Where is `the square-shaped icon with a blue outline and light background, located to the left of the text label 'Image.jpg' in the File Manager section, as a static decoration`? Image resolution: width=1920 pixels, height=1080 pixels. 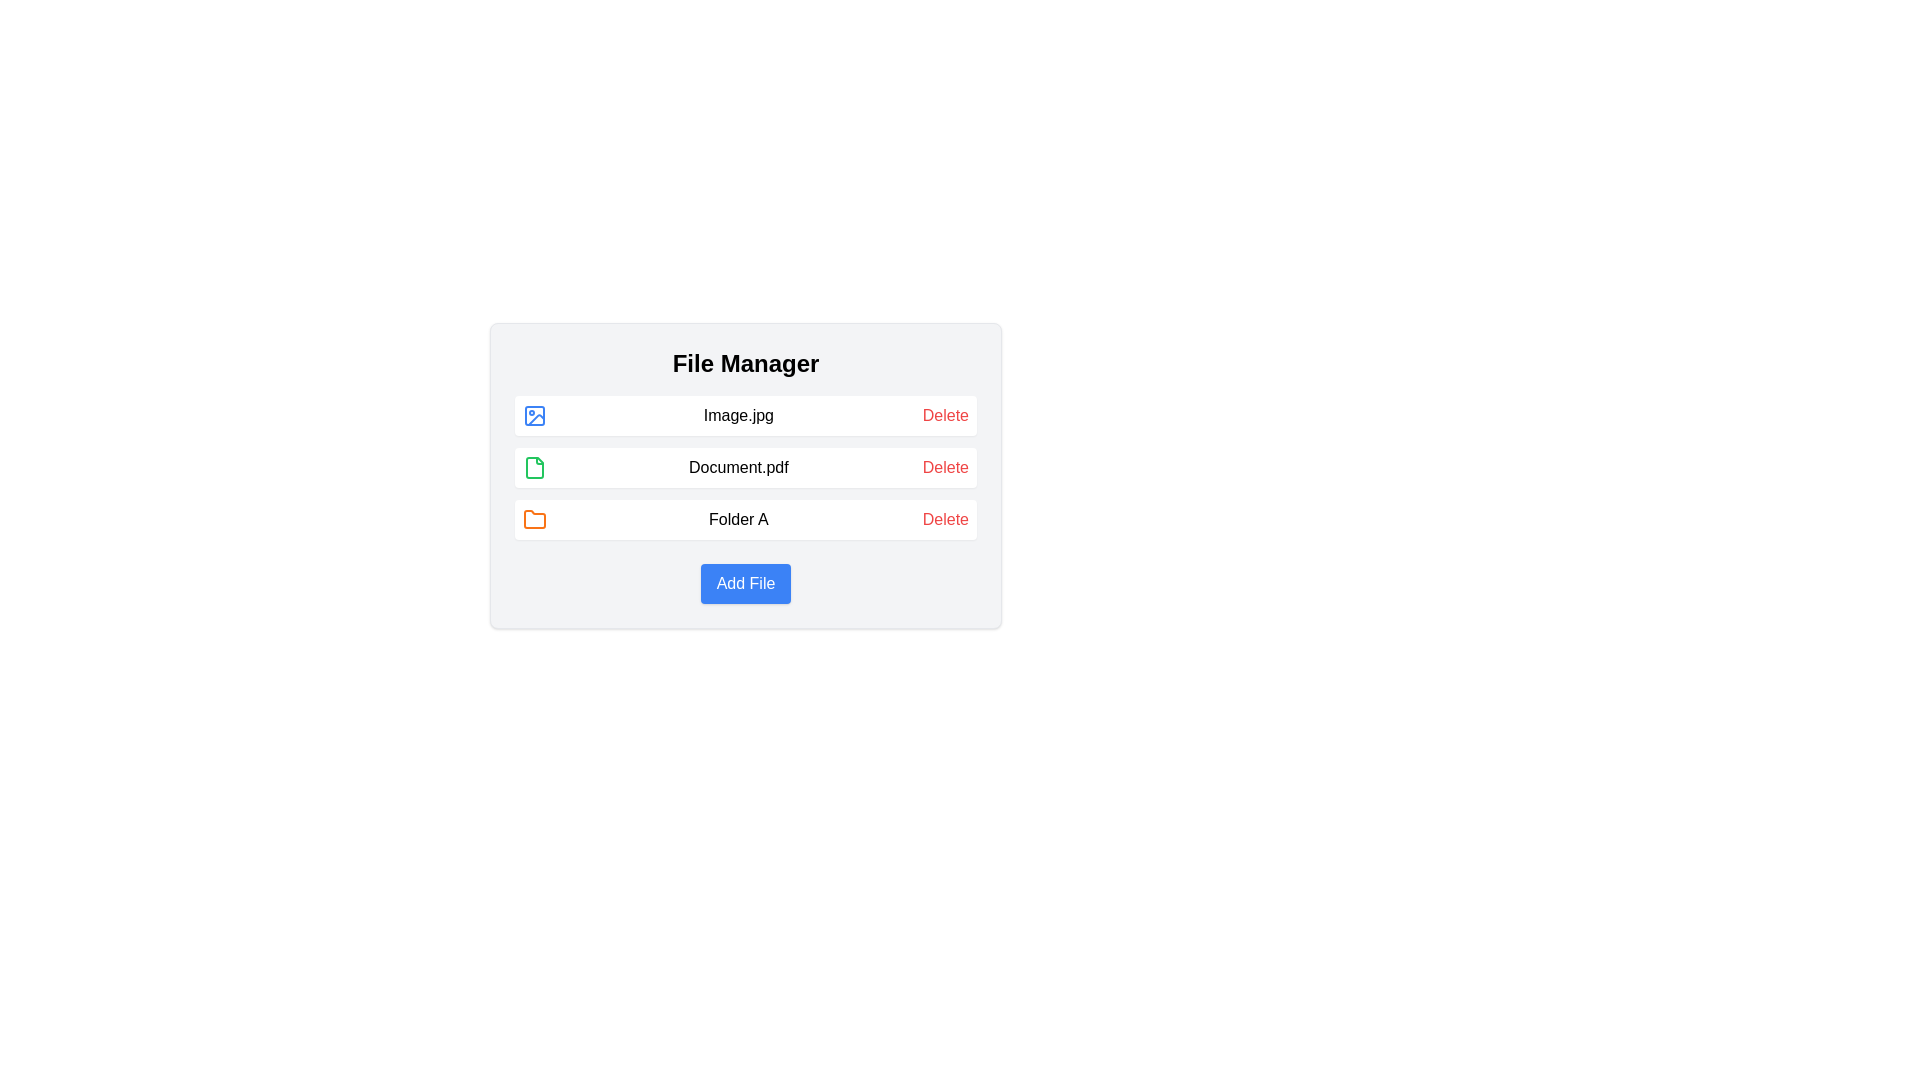 the square-shaped icon with a blue outline and light background, located to the left of the text label 'Image.jpg' in the File Manager section, as a static decoration is located at coordinates (534, 415).